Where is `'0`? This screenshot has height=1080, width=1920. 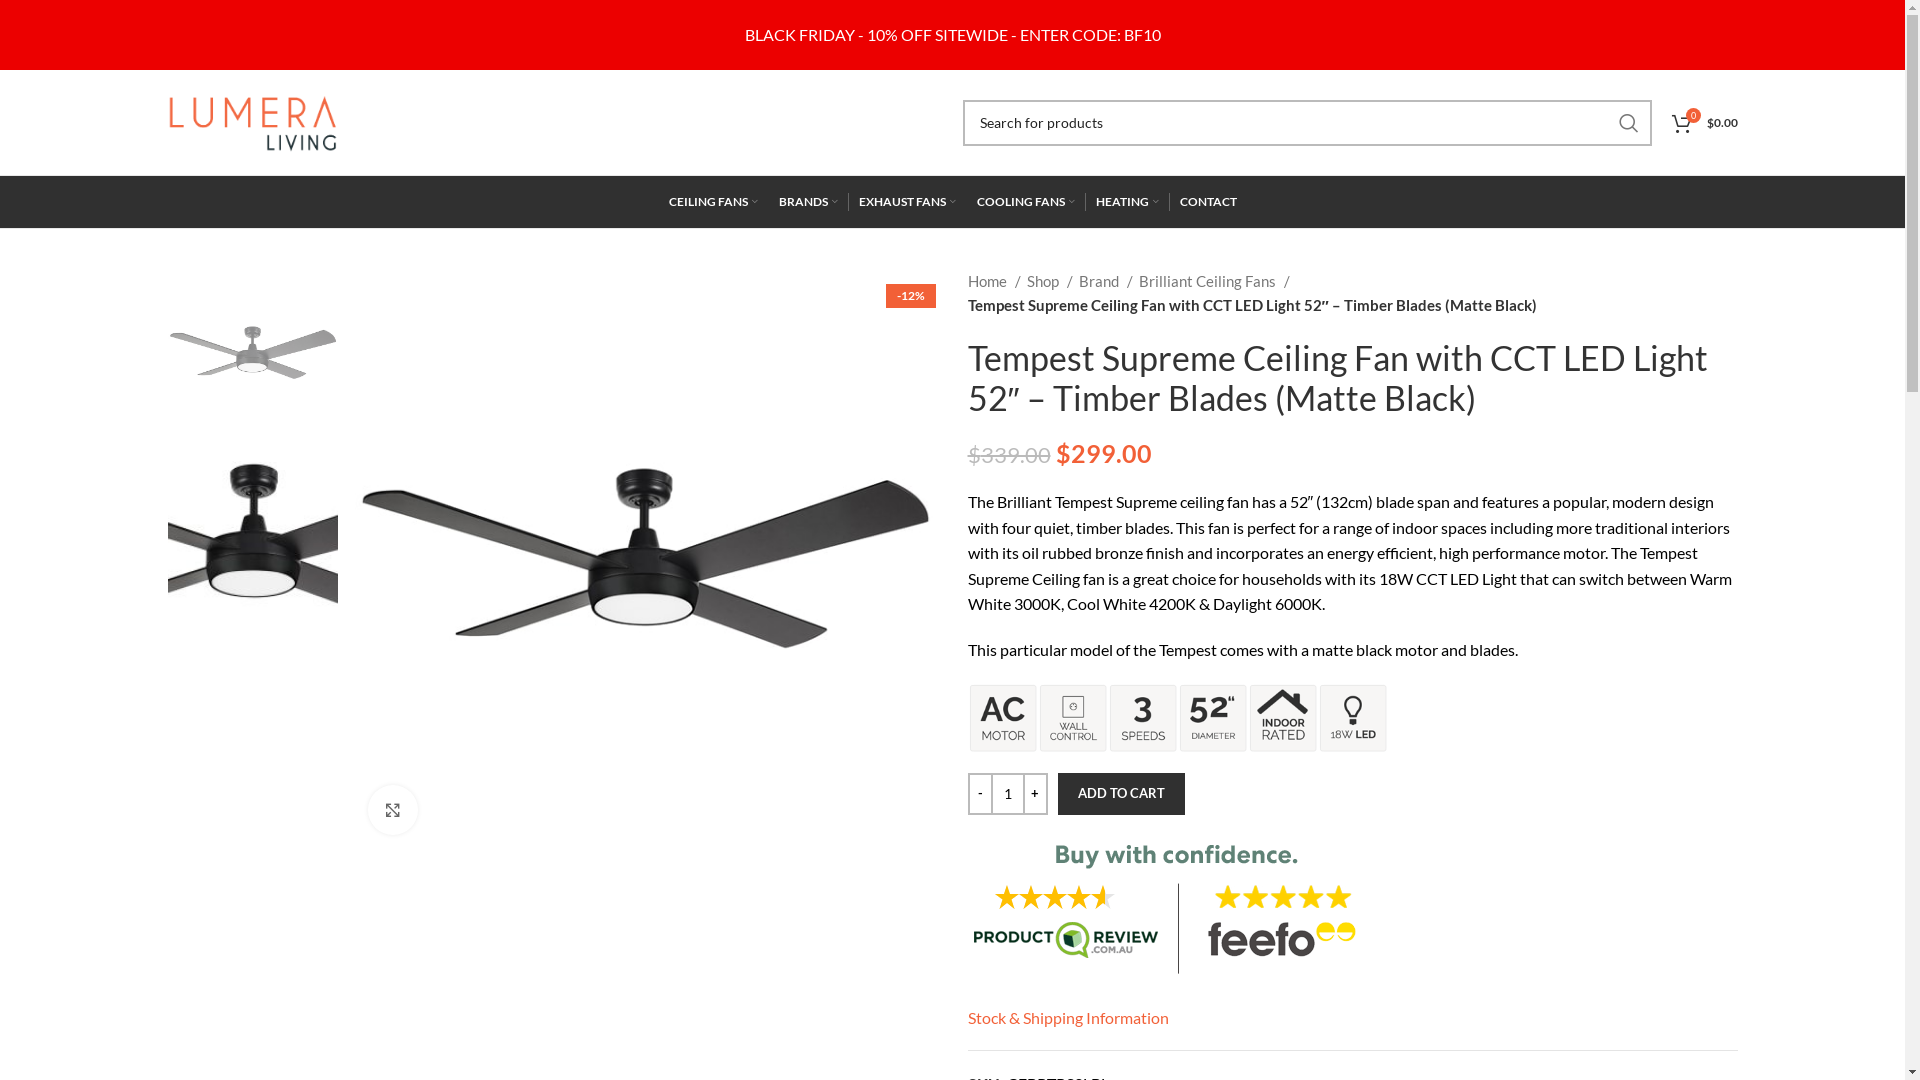 '0 is located at coordinates (1703, 122).